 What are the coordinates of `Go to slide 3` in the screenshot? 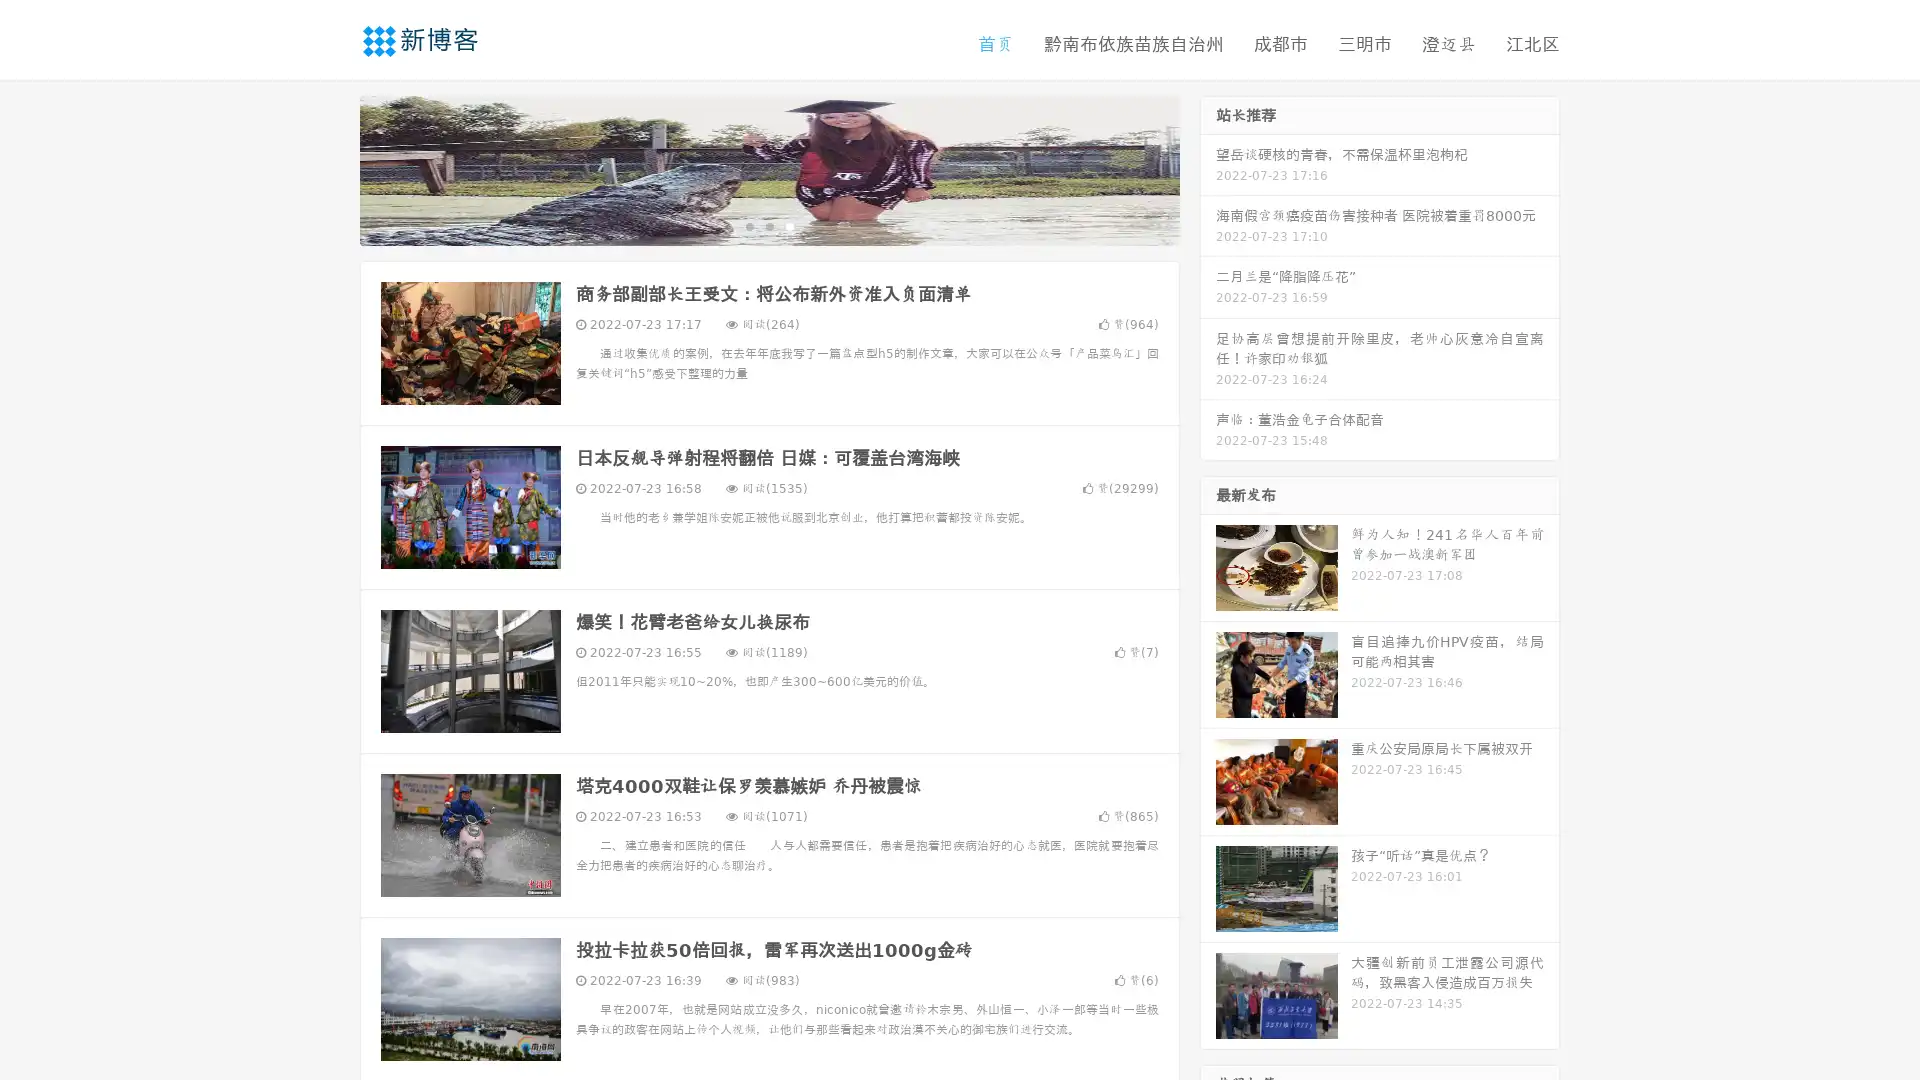 It's located at (789, 225).